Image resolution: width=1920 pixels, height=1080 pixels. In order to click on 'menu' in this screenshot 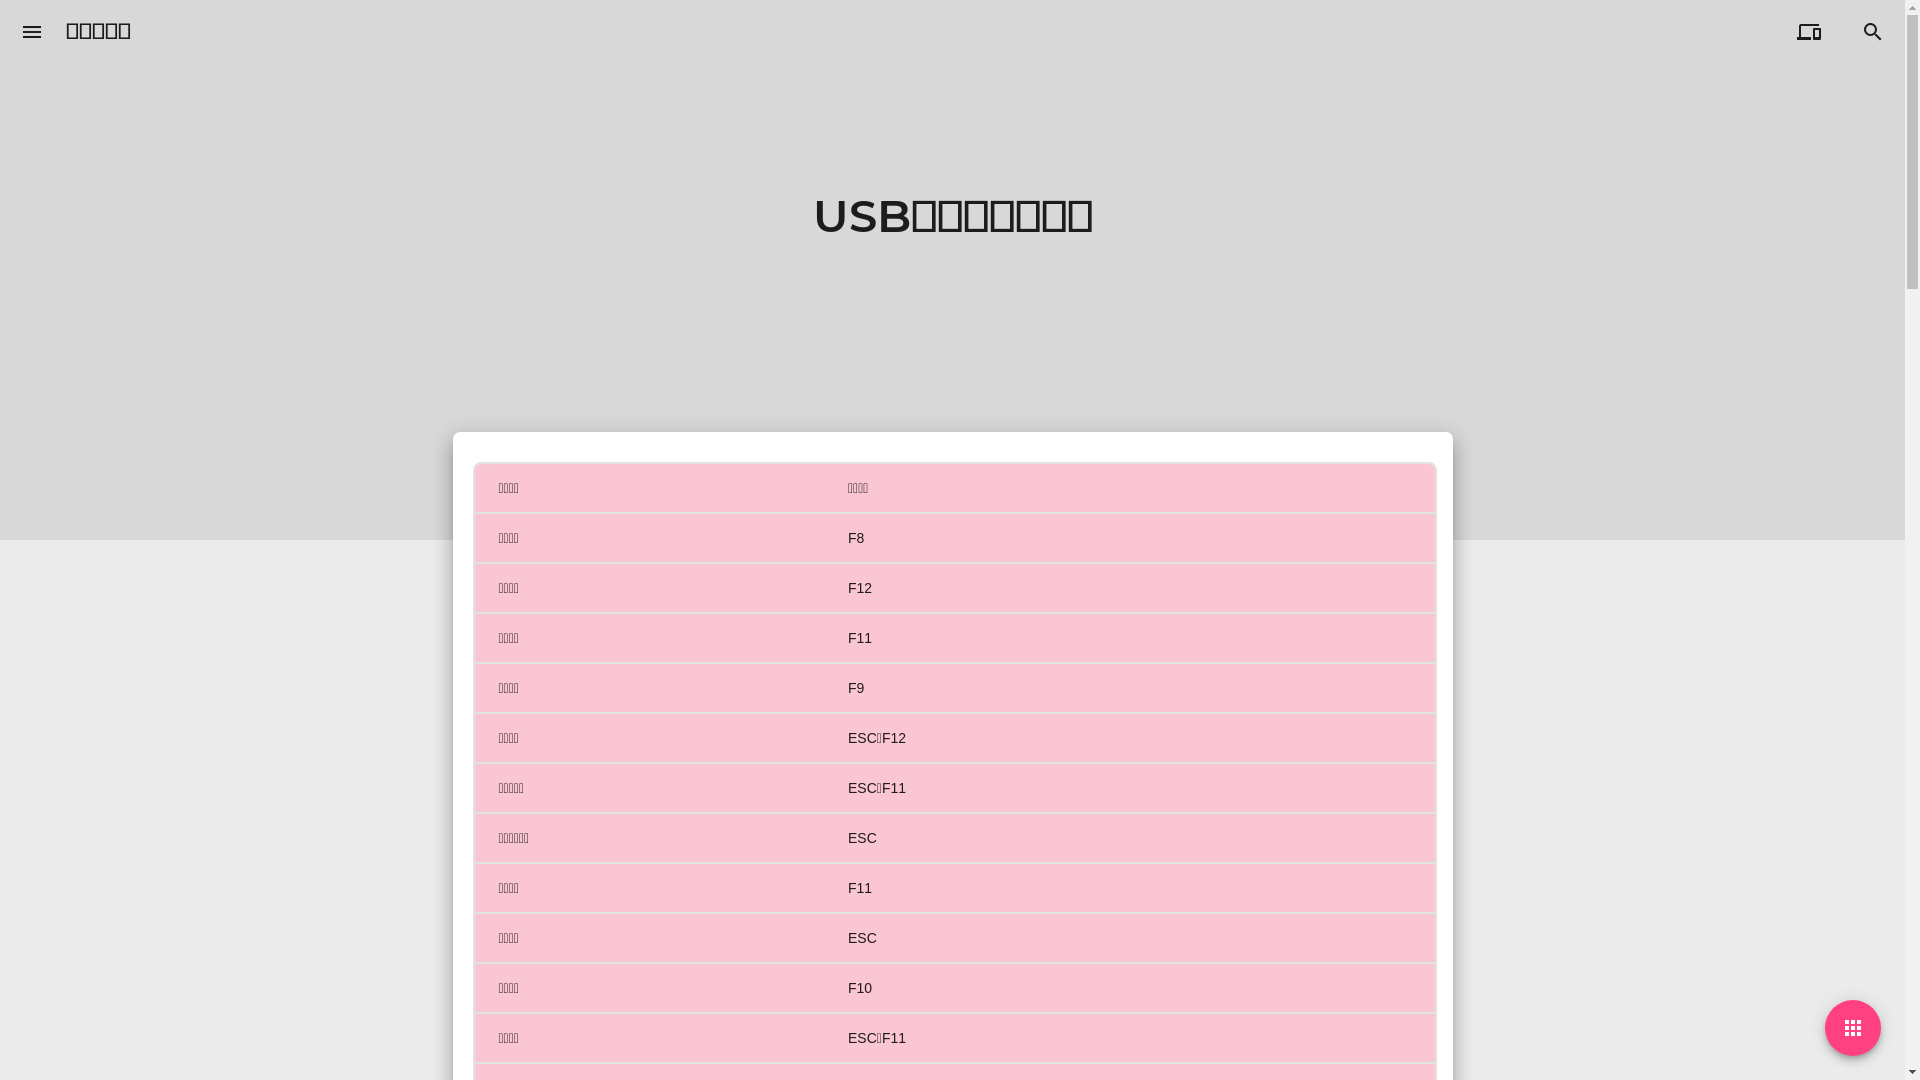, I will do `click(32, 31)`.